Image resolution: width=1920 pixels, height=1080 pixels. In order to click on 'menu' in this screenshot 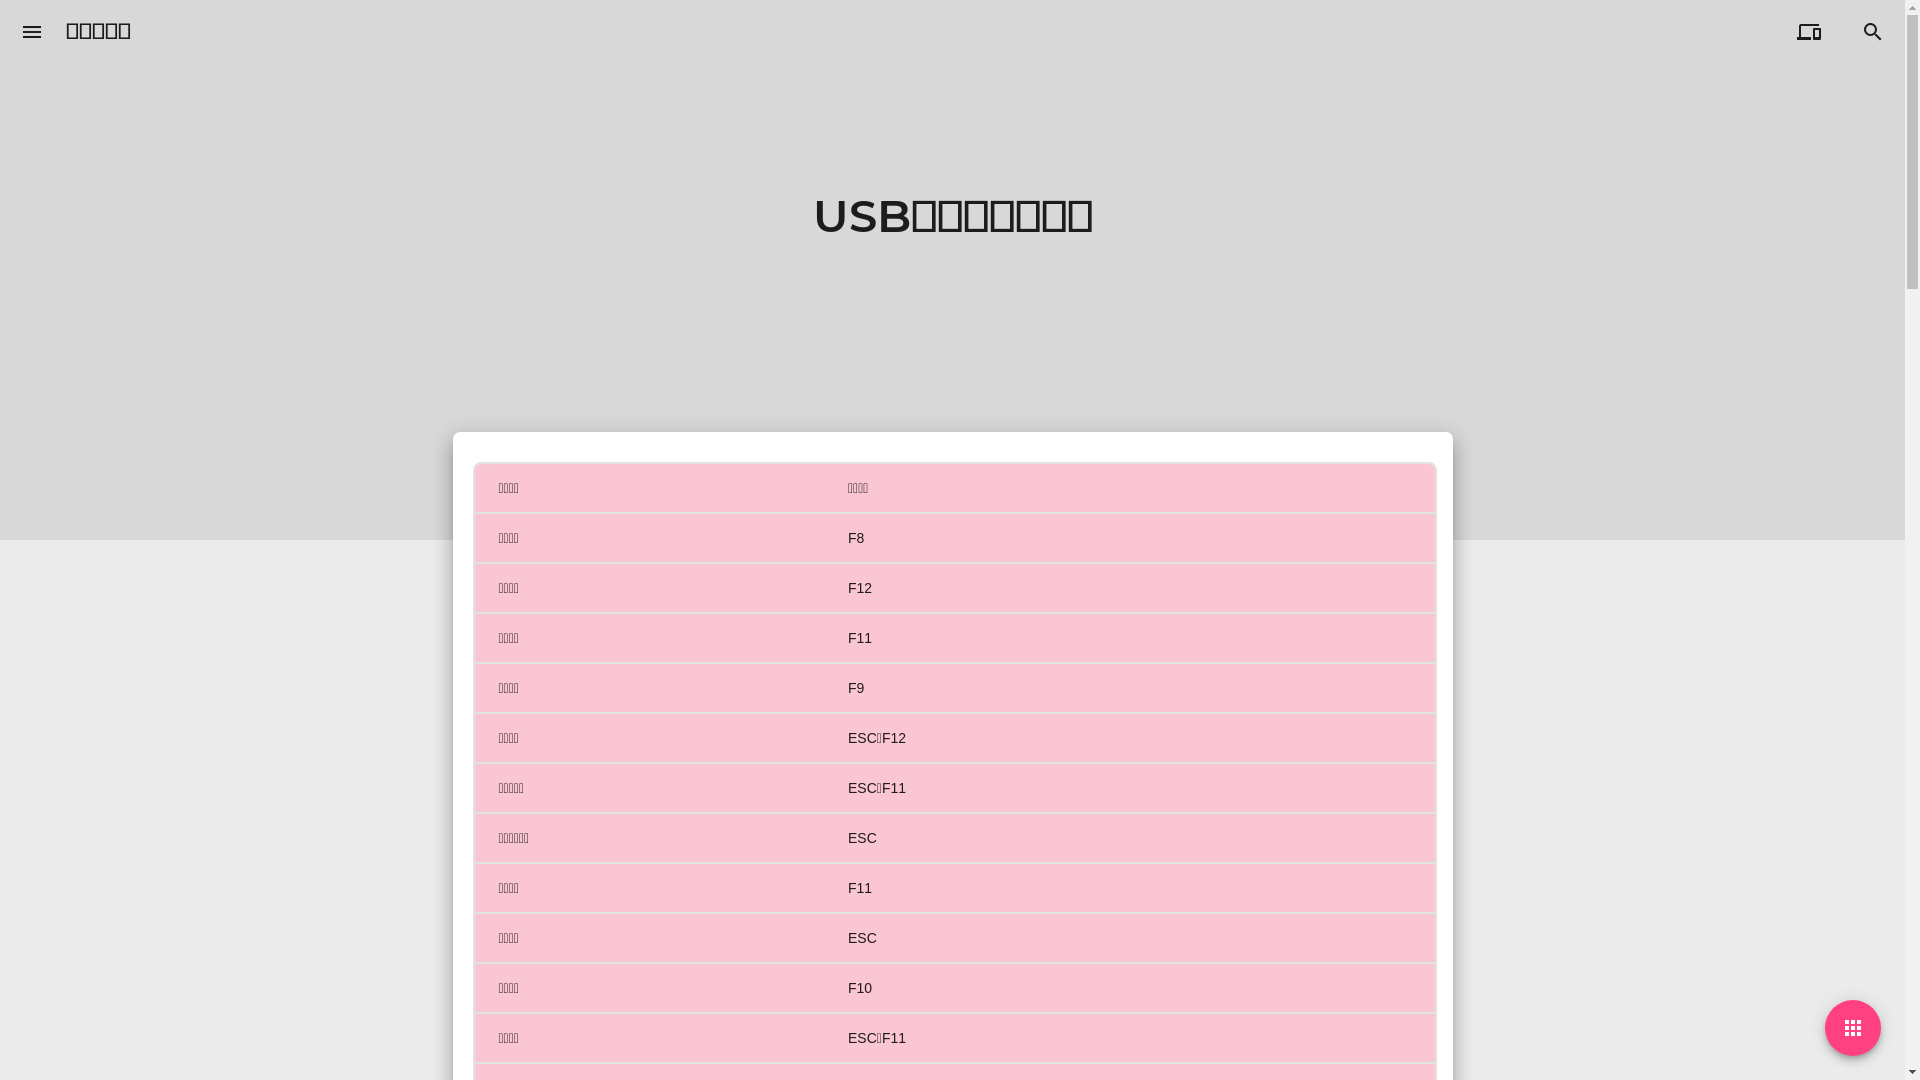, I will do `click(32, 31)`.